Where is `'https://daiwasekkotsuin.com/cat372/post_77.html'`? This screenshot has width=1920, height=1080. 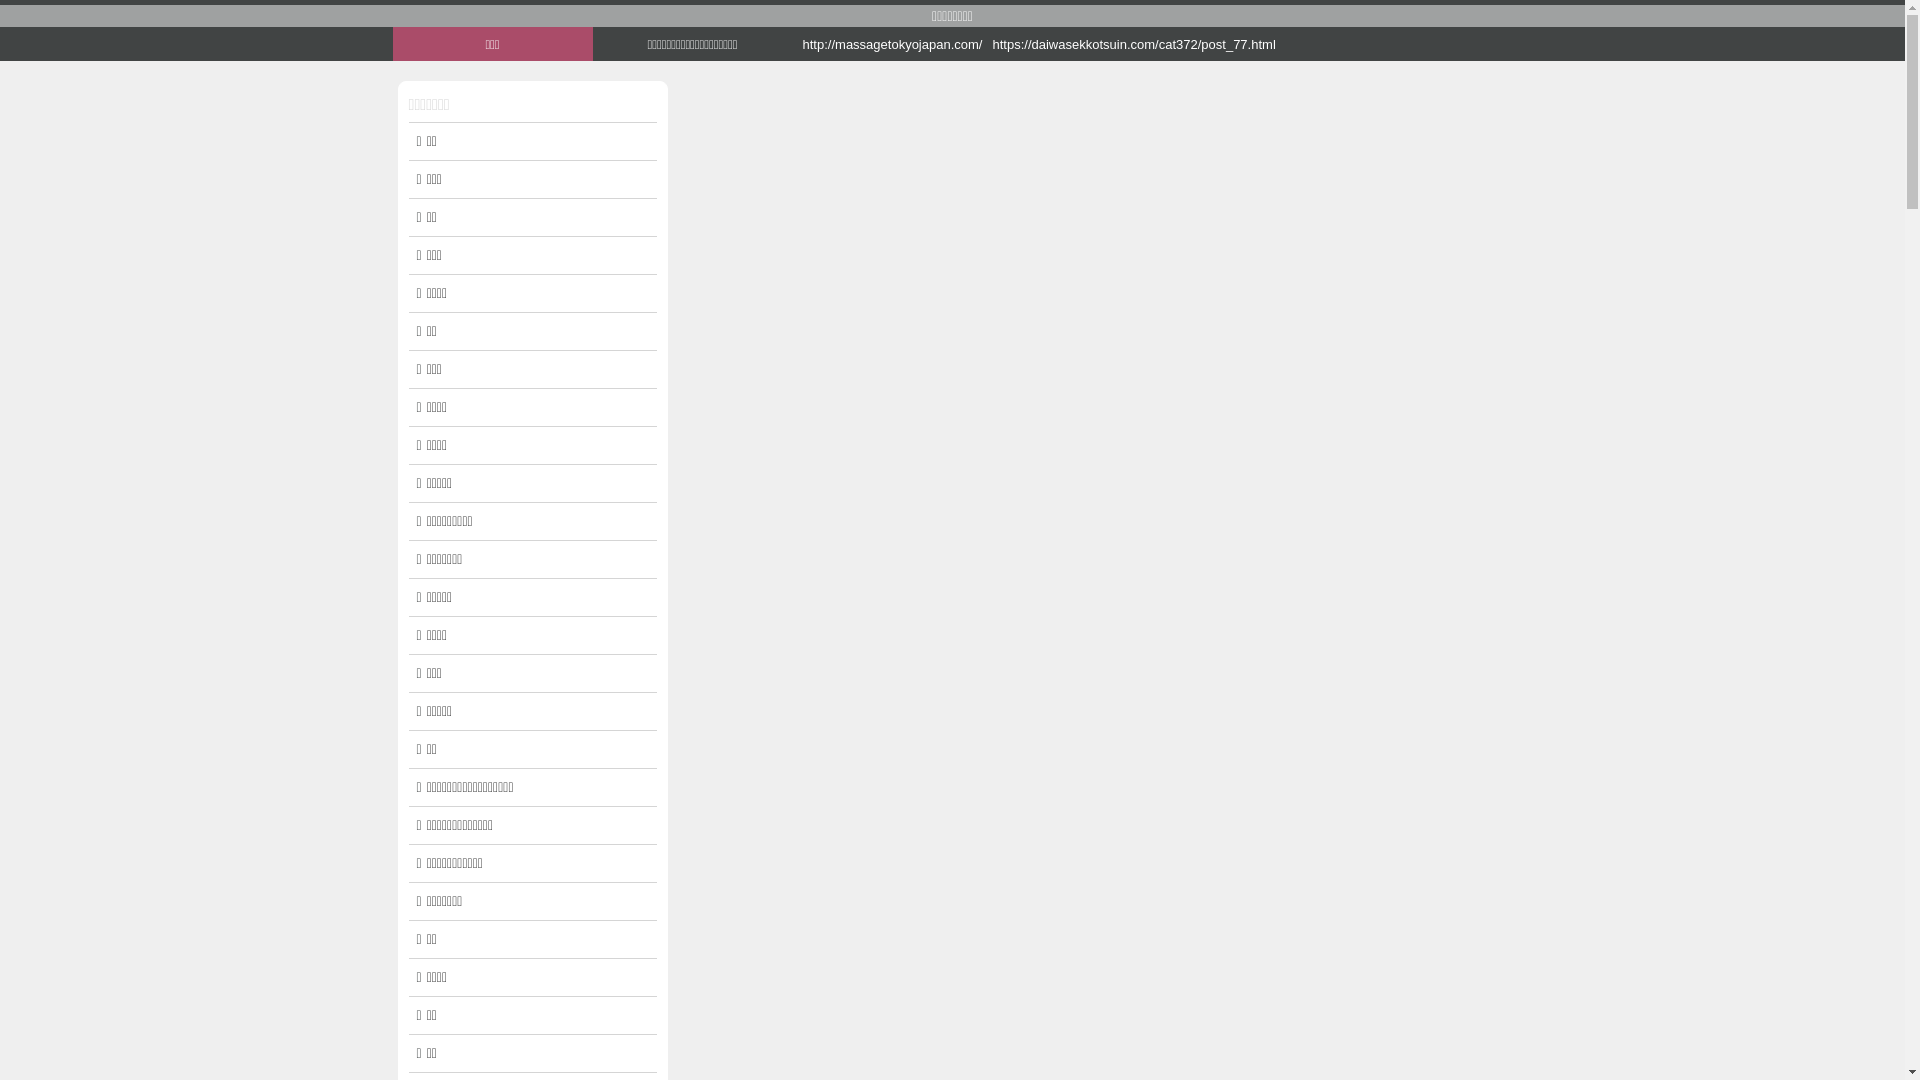
'https://daiwasekkotsuin.com/cat372/post_77.html' is located at coordinates (1091, 43).